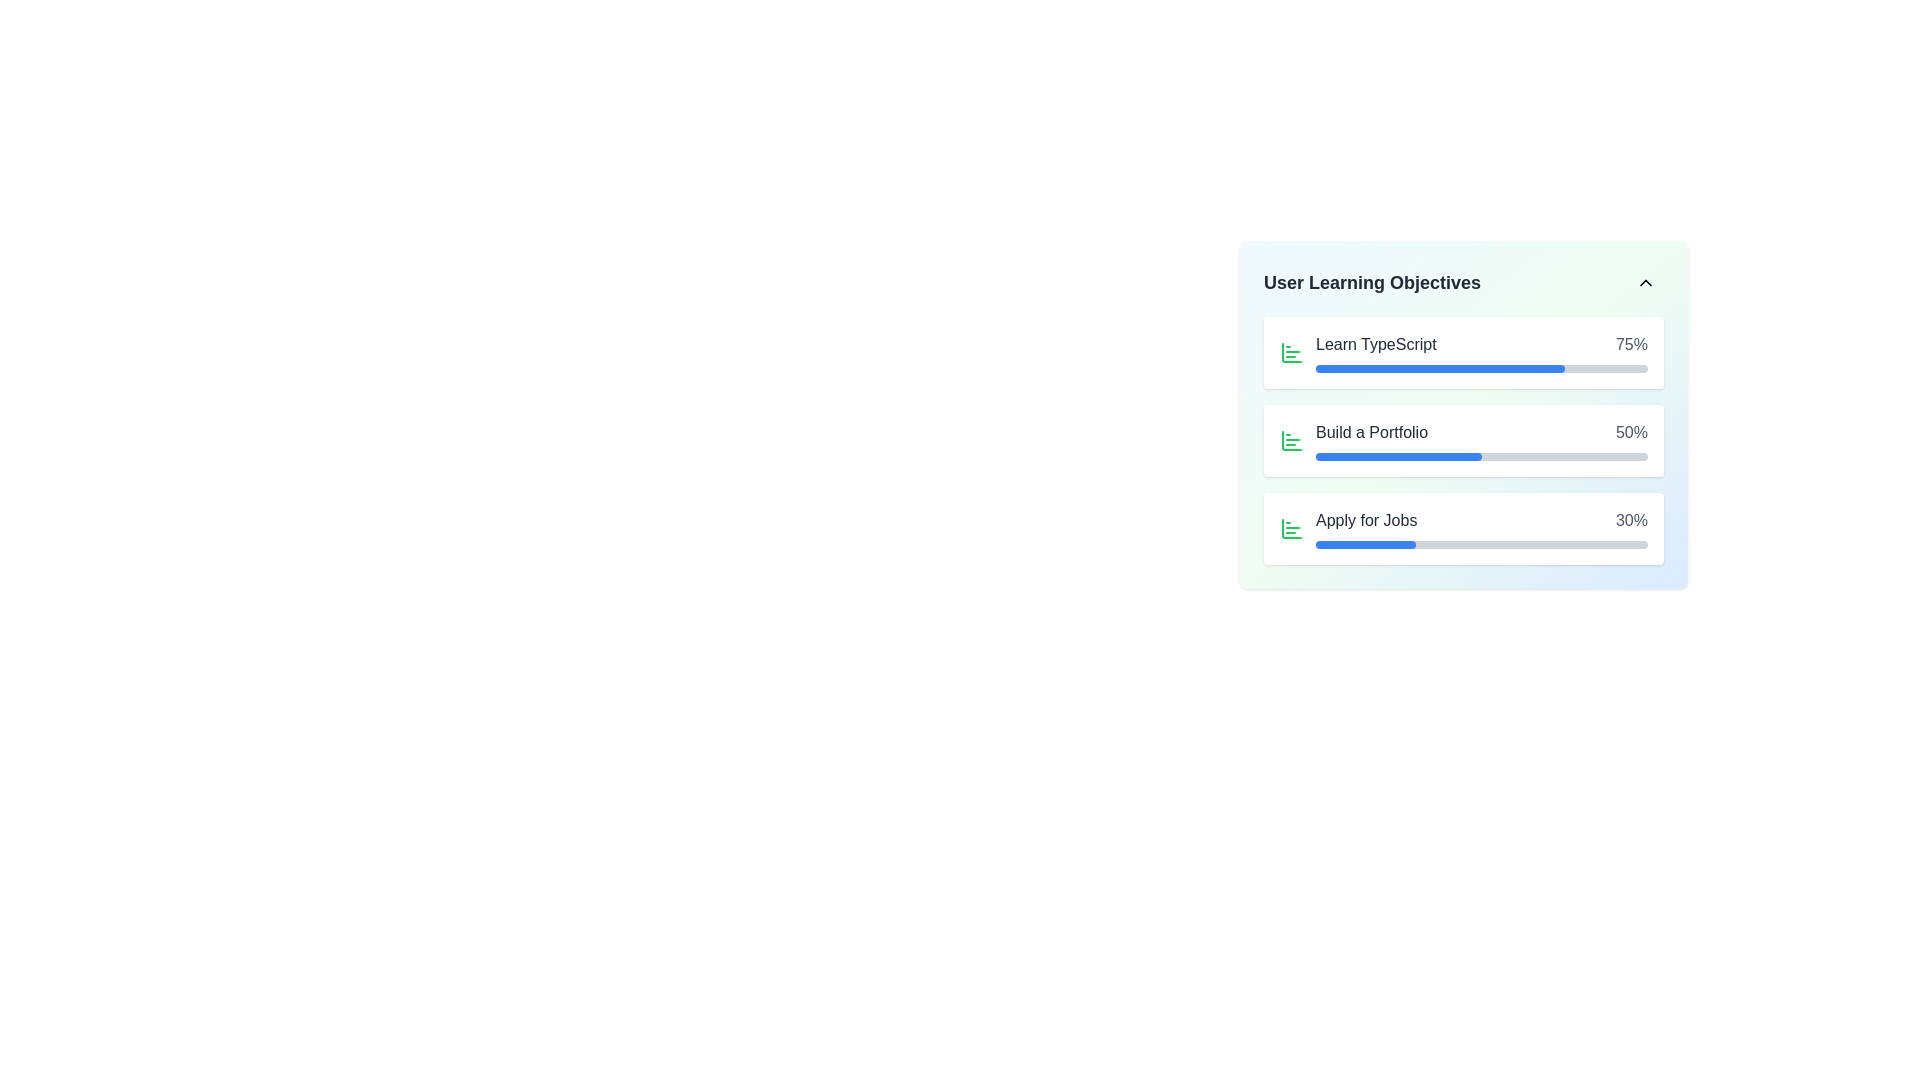 This screenshot has height=1080, width=1920. What do you see at coordinates (1375, 343) in the screenshot?
I see `the 'Learn TypeScript' text label, which is part of the 'User Learning Objectives' panel, displaying the objective in medium font weight and gray color` at bounding box center [1375, 343].